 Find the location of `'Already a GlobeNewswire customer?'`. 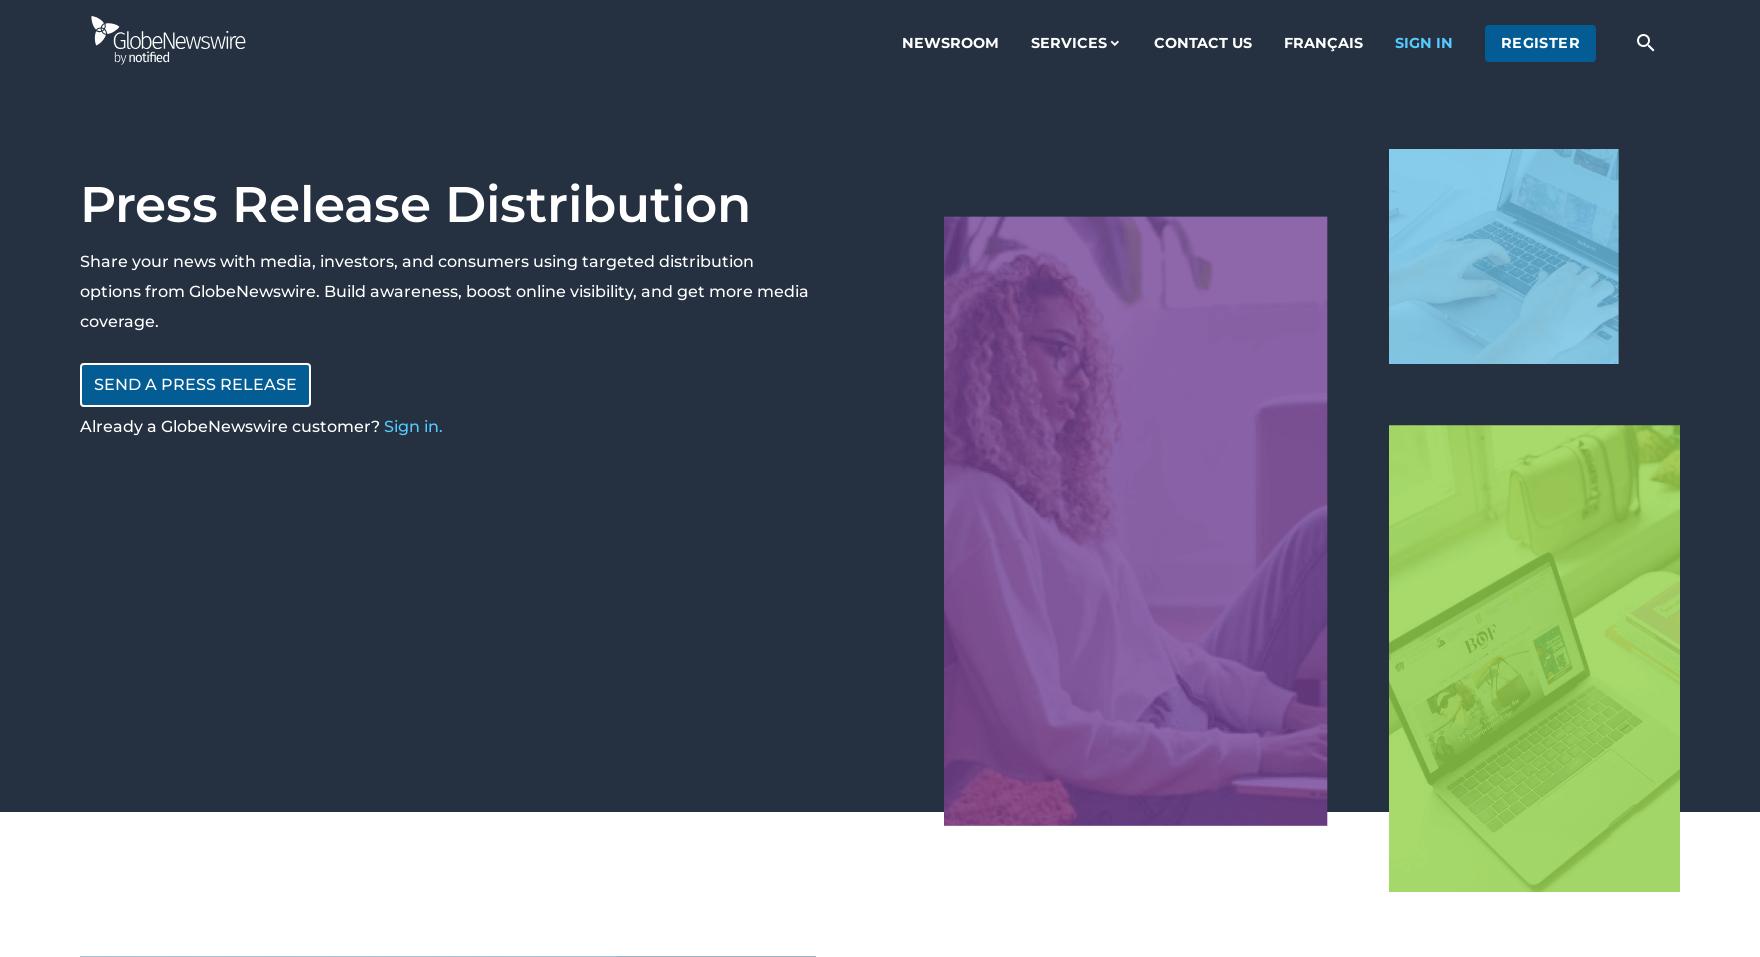

'Already a GlobeNewswire customer?' is located at coordinates (230, 425).